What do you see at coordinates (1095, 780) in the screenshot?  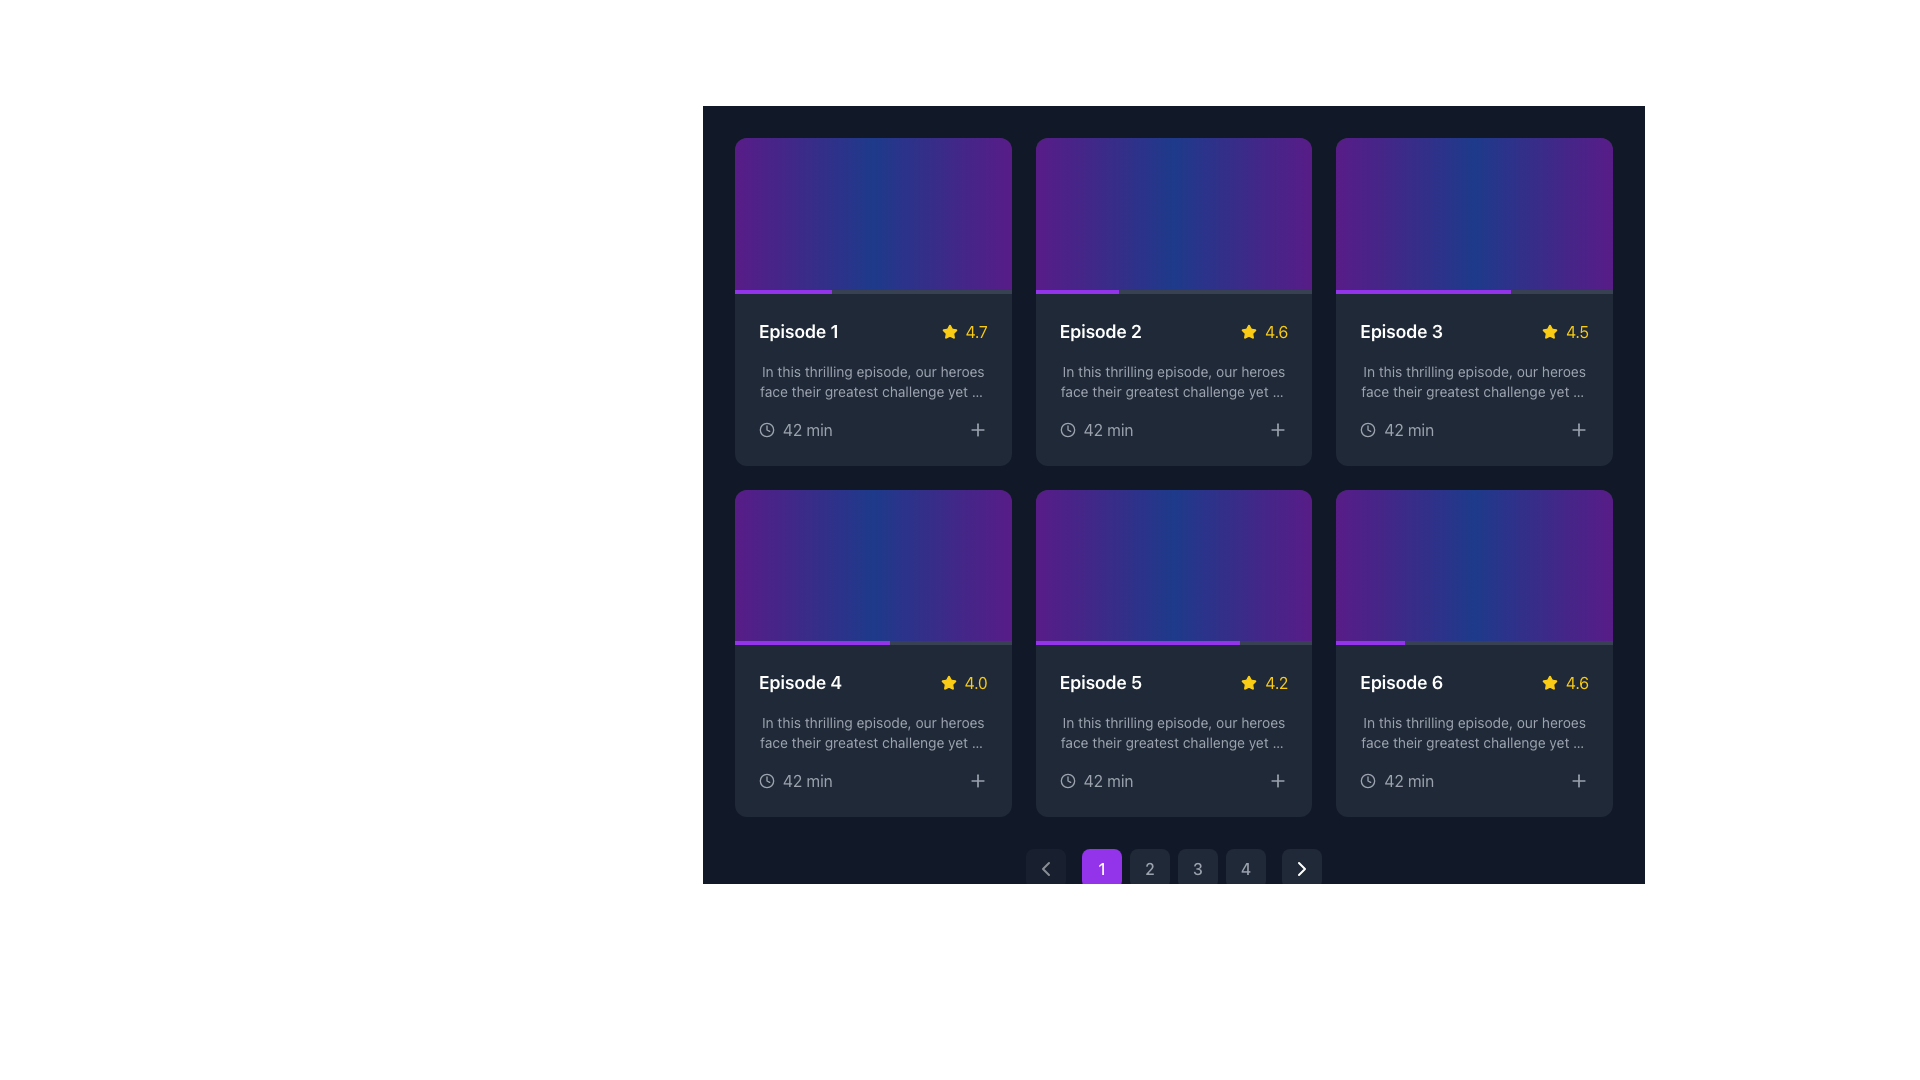 I see `the text element displaying '42 min' with a clock icon, located in the lower section of the 'Episode 5' card` at bounding box center [1095, 780].